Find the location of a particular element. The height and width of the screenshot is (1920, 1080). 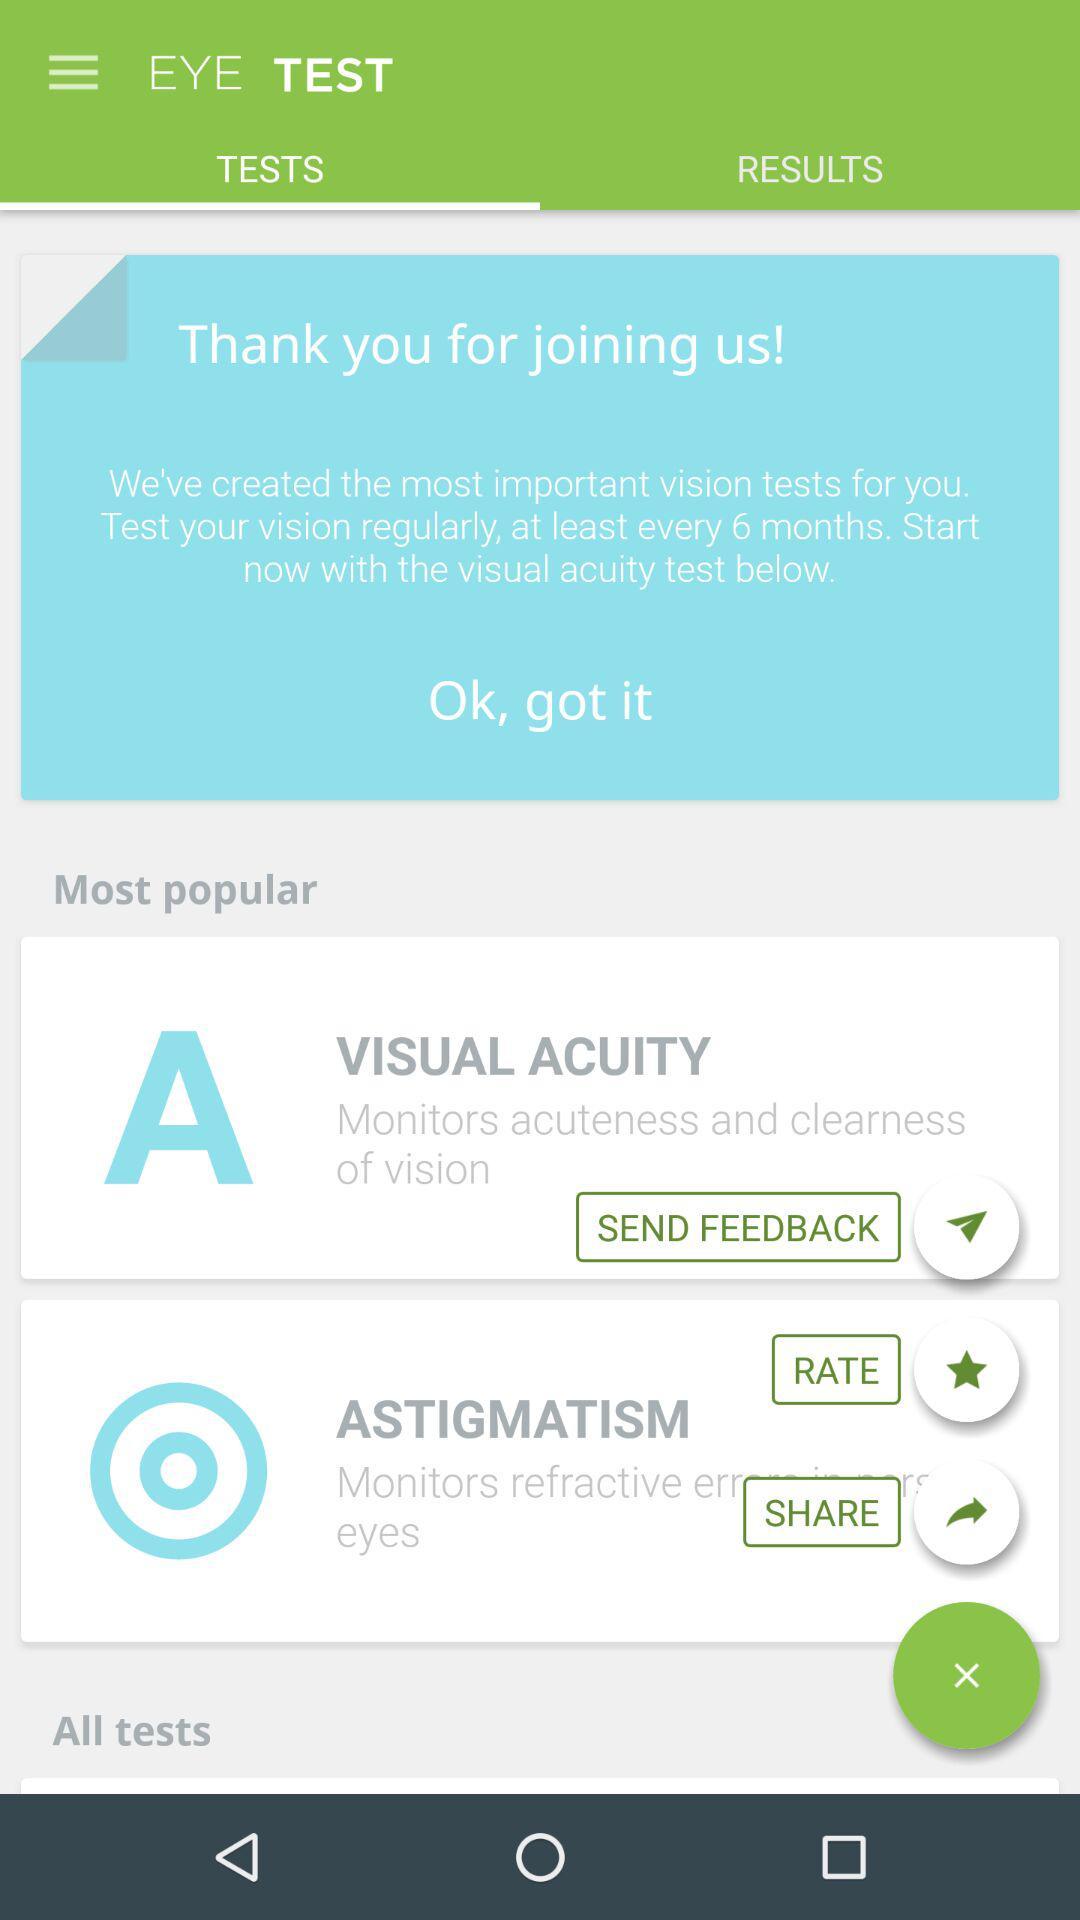

icon below the we ve created item is located at coordinates (965, 1226).